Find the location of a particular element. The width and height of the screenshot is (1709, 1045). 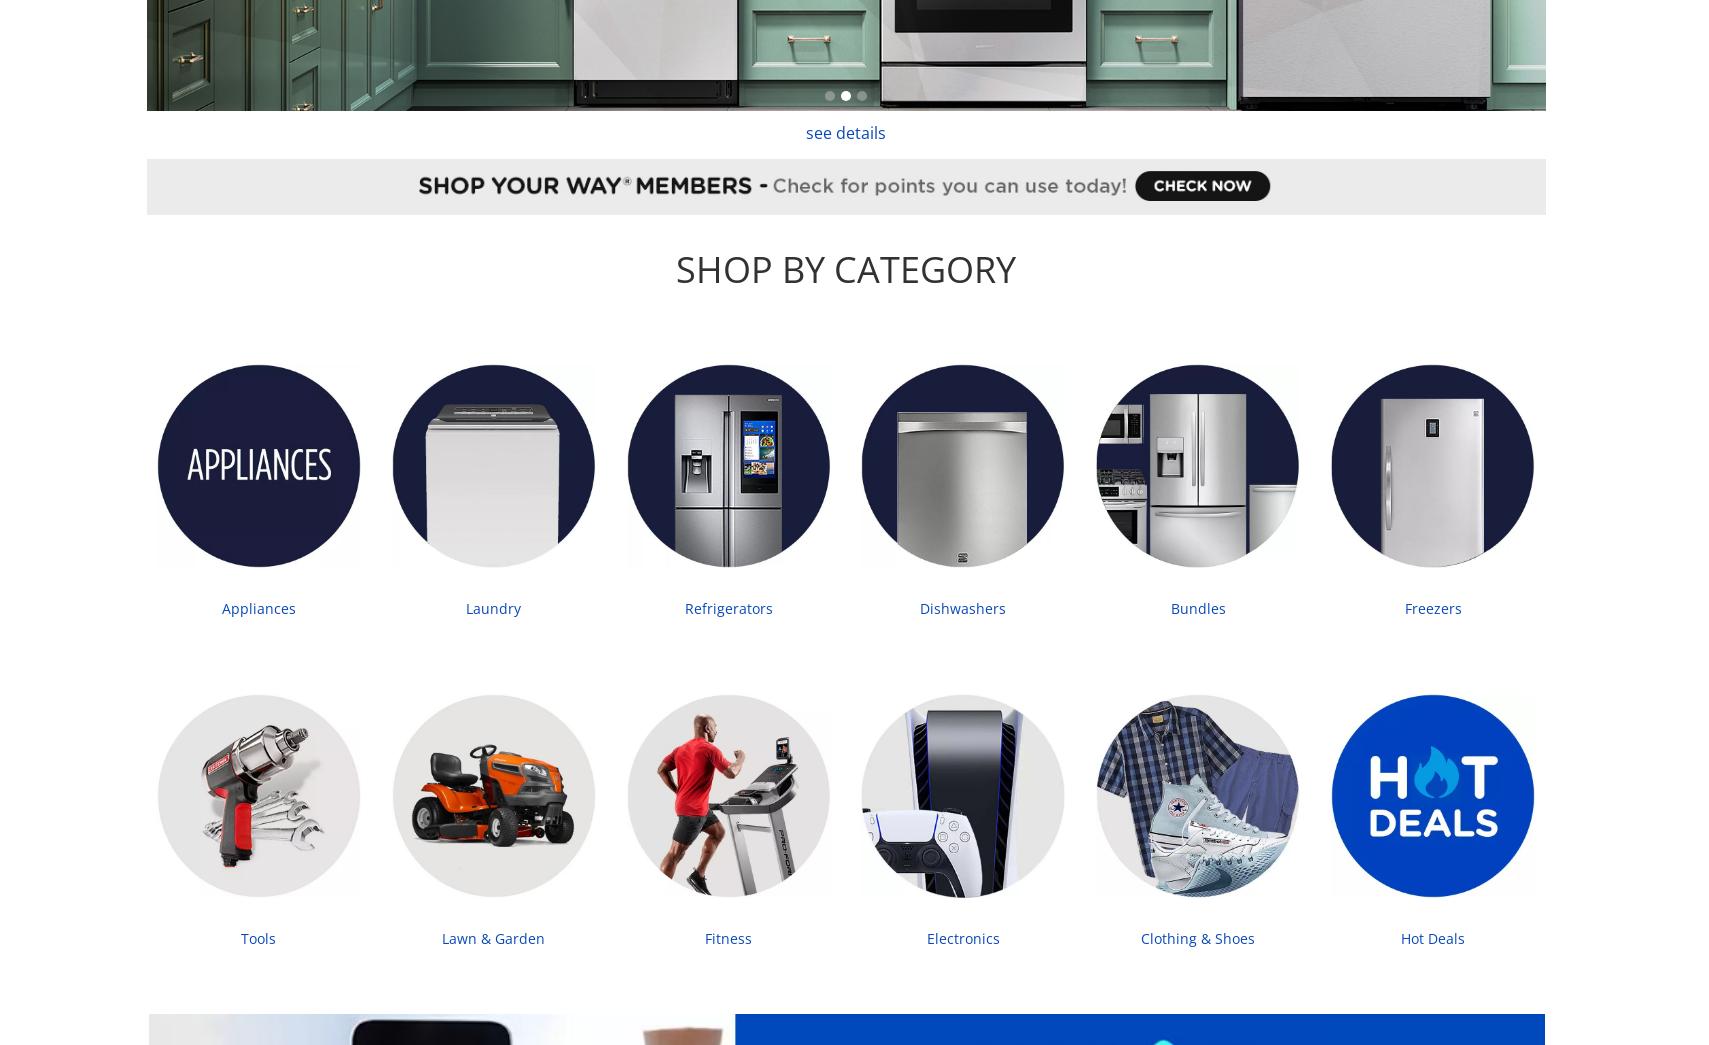

'Shipping & Delivery' is located at coordinates (190, 394).